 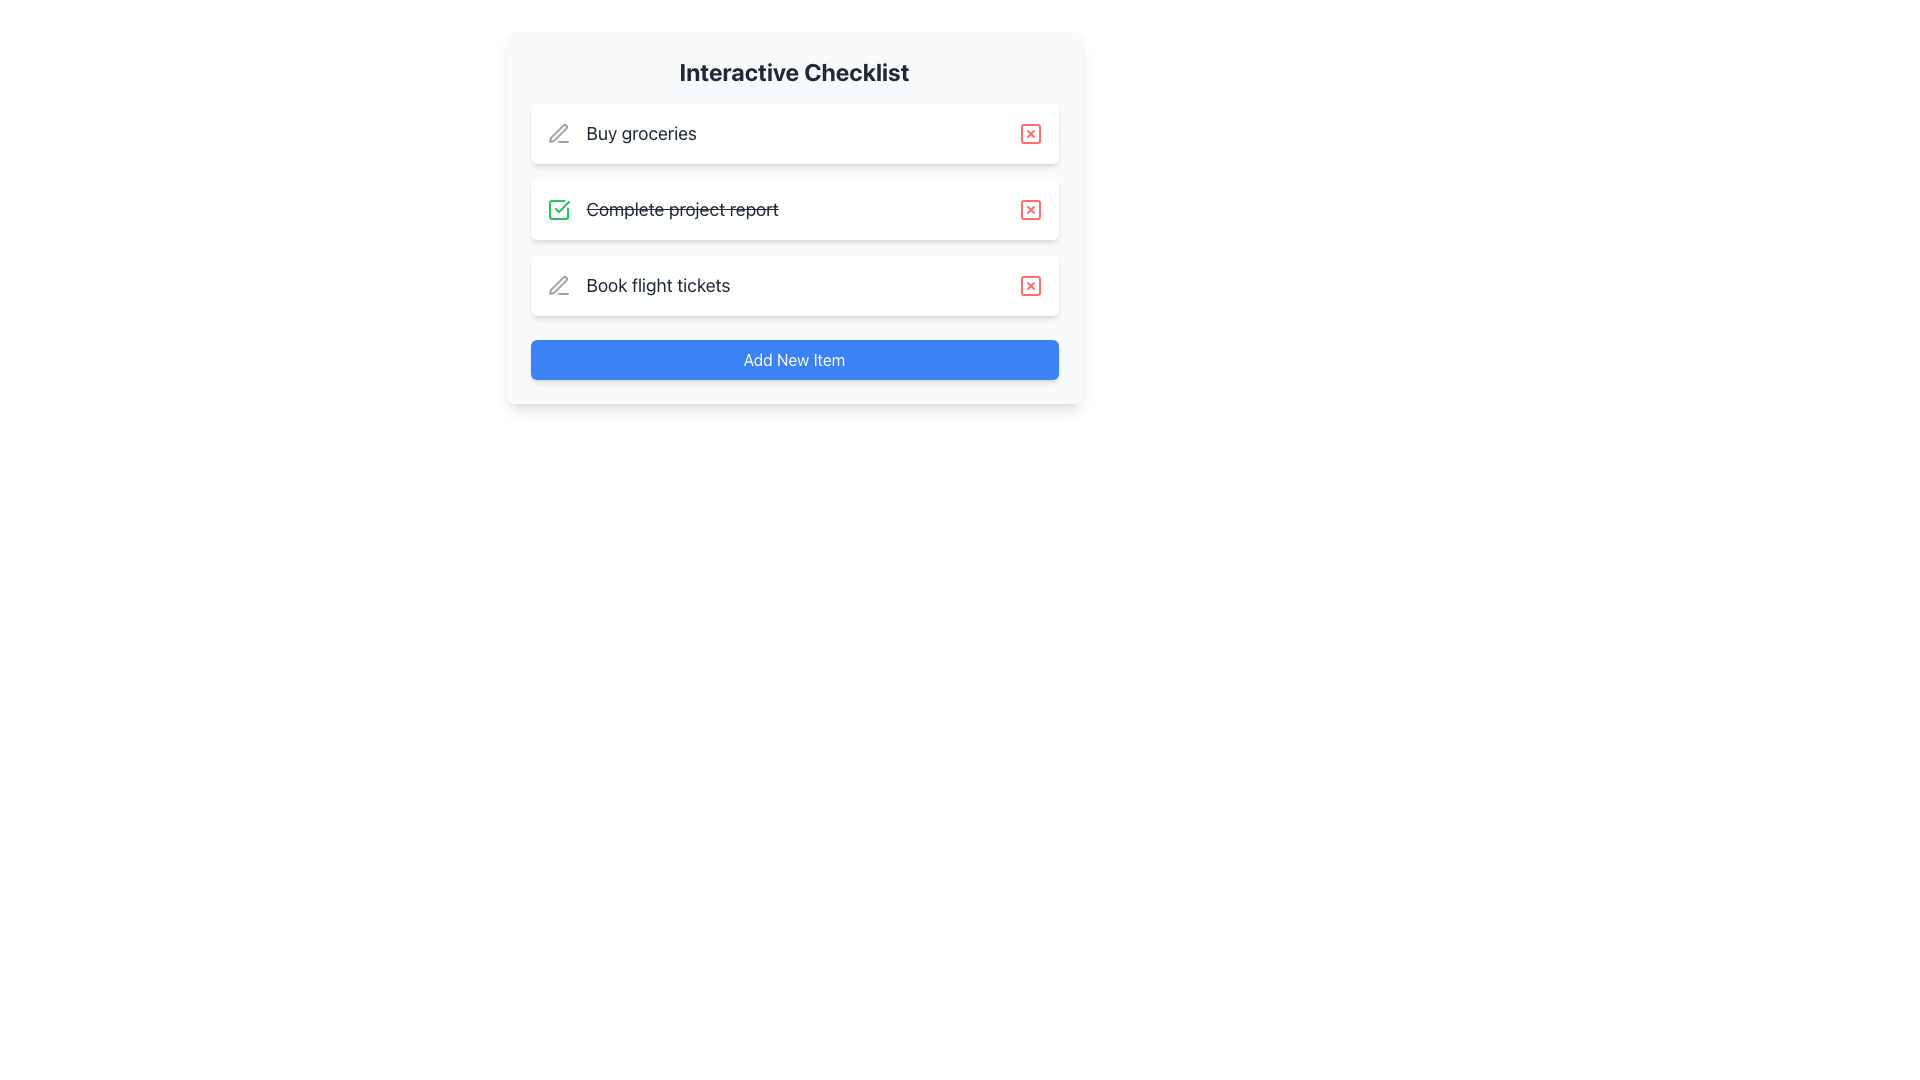 I want to click on the completed task entry labeled 'Complete project report', so click(x=793, y=209).